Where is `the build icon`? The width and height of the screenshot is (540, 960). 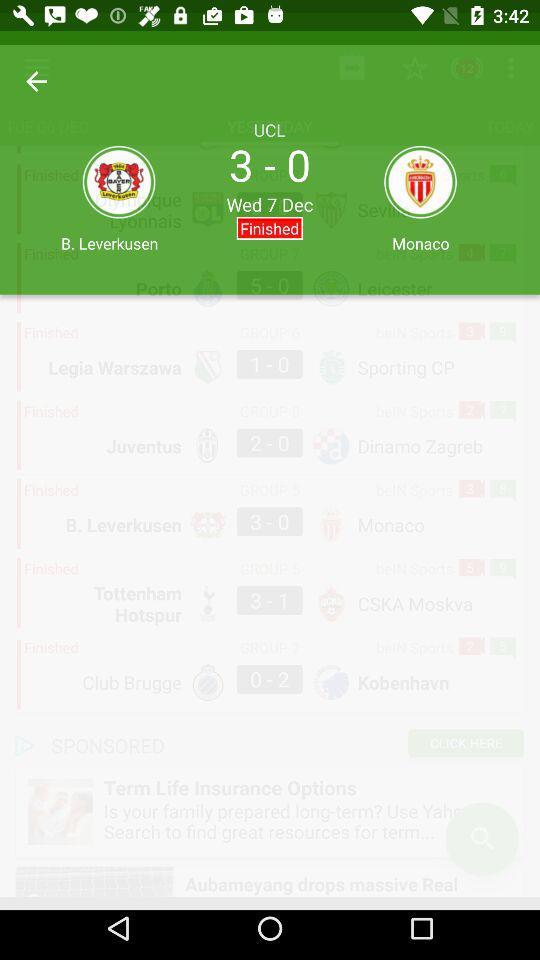 the build icon is located at coordinates (20, 21).